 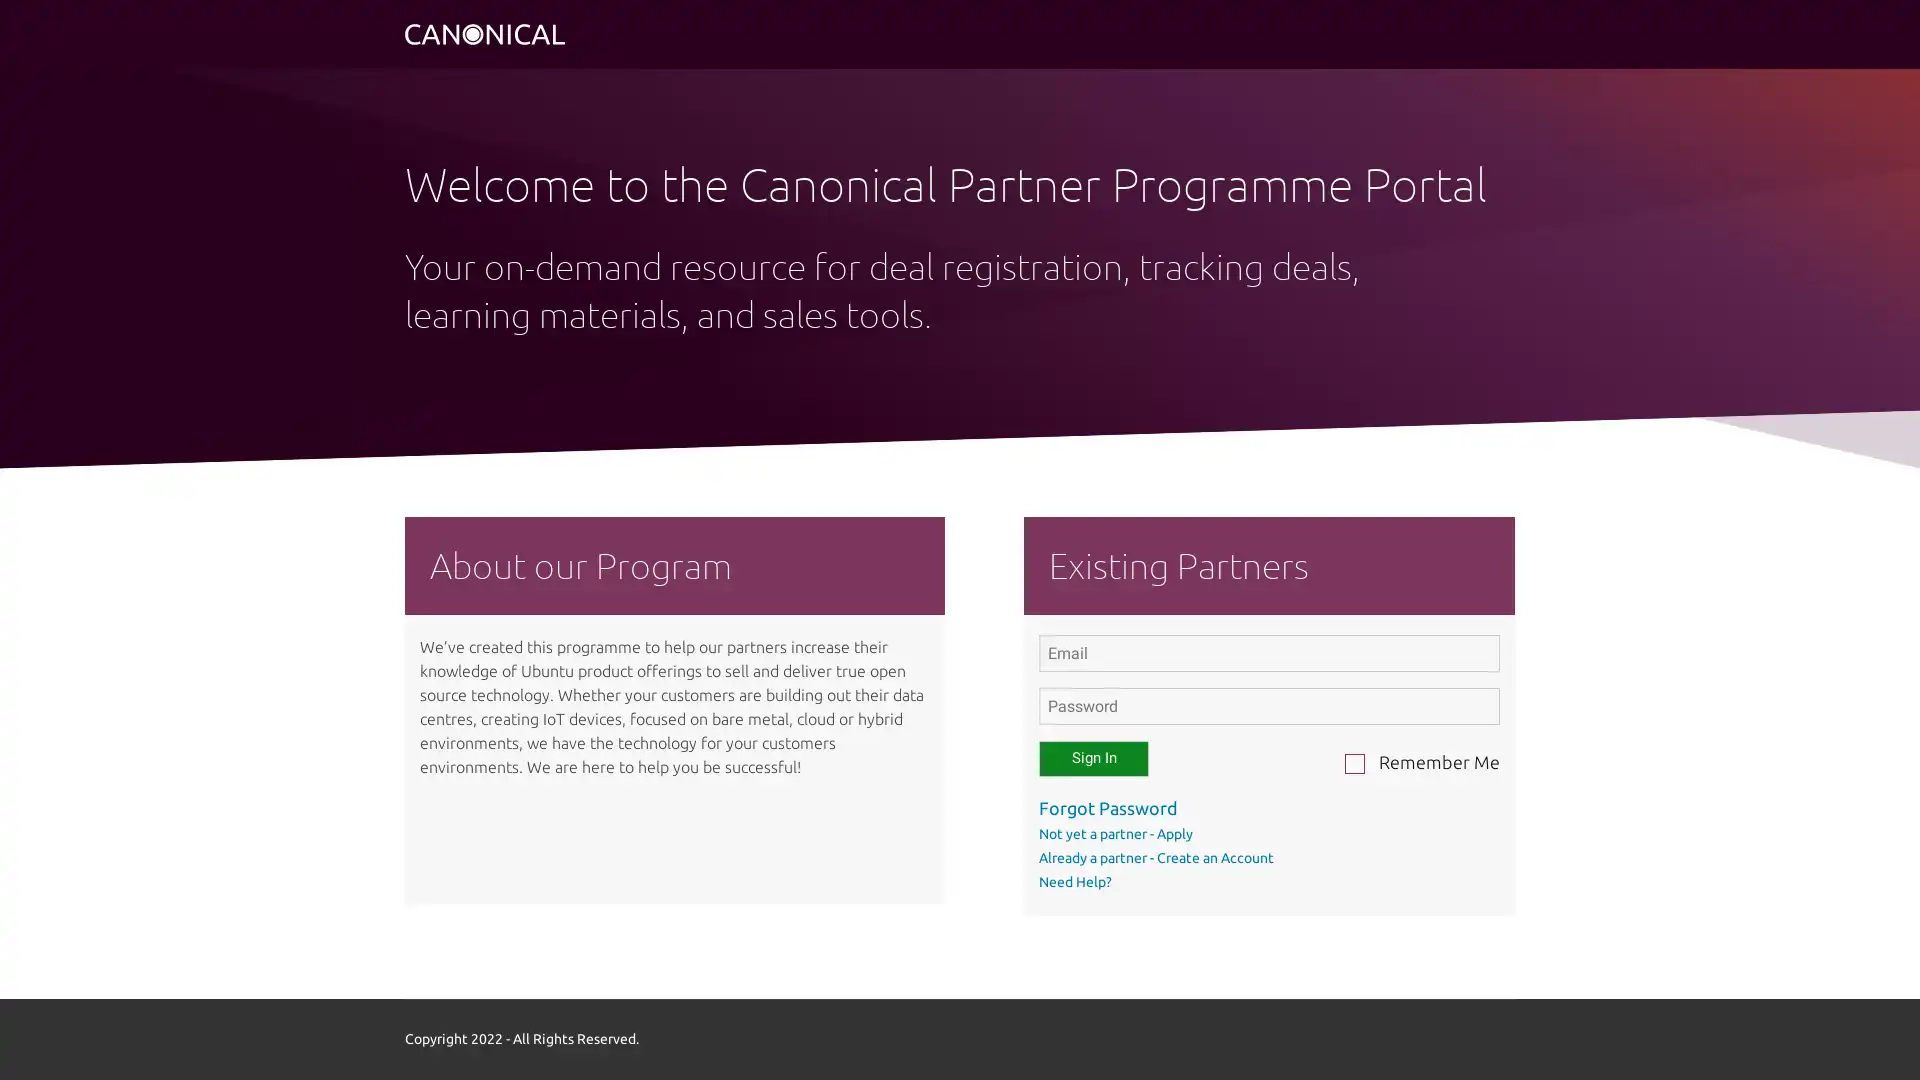 I want to click on Sign In, so click(x=1093, y=758).